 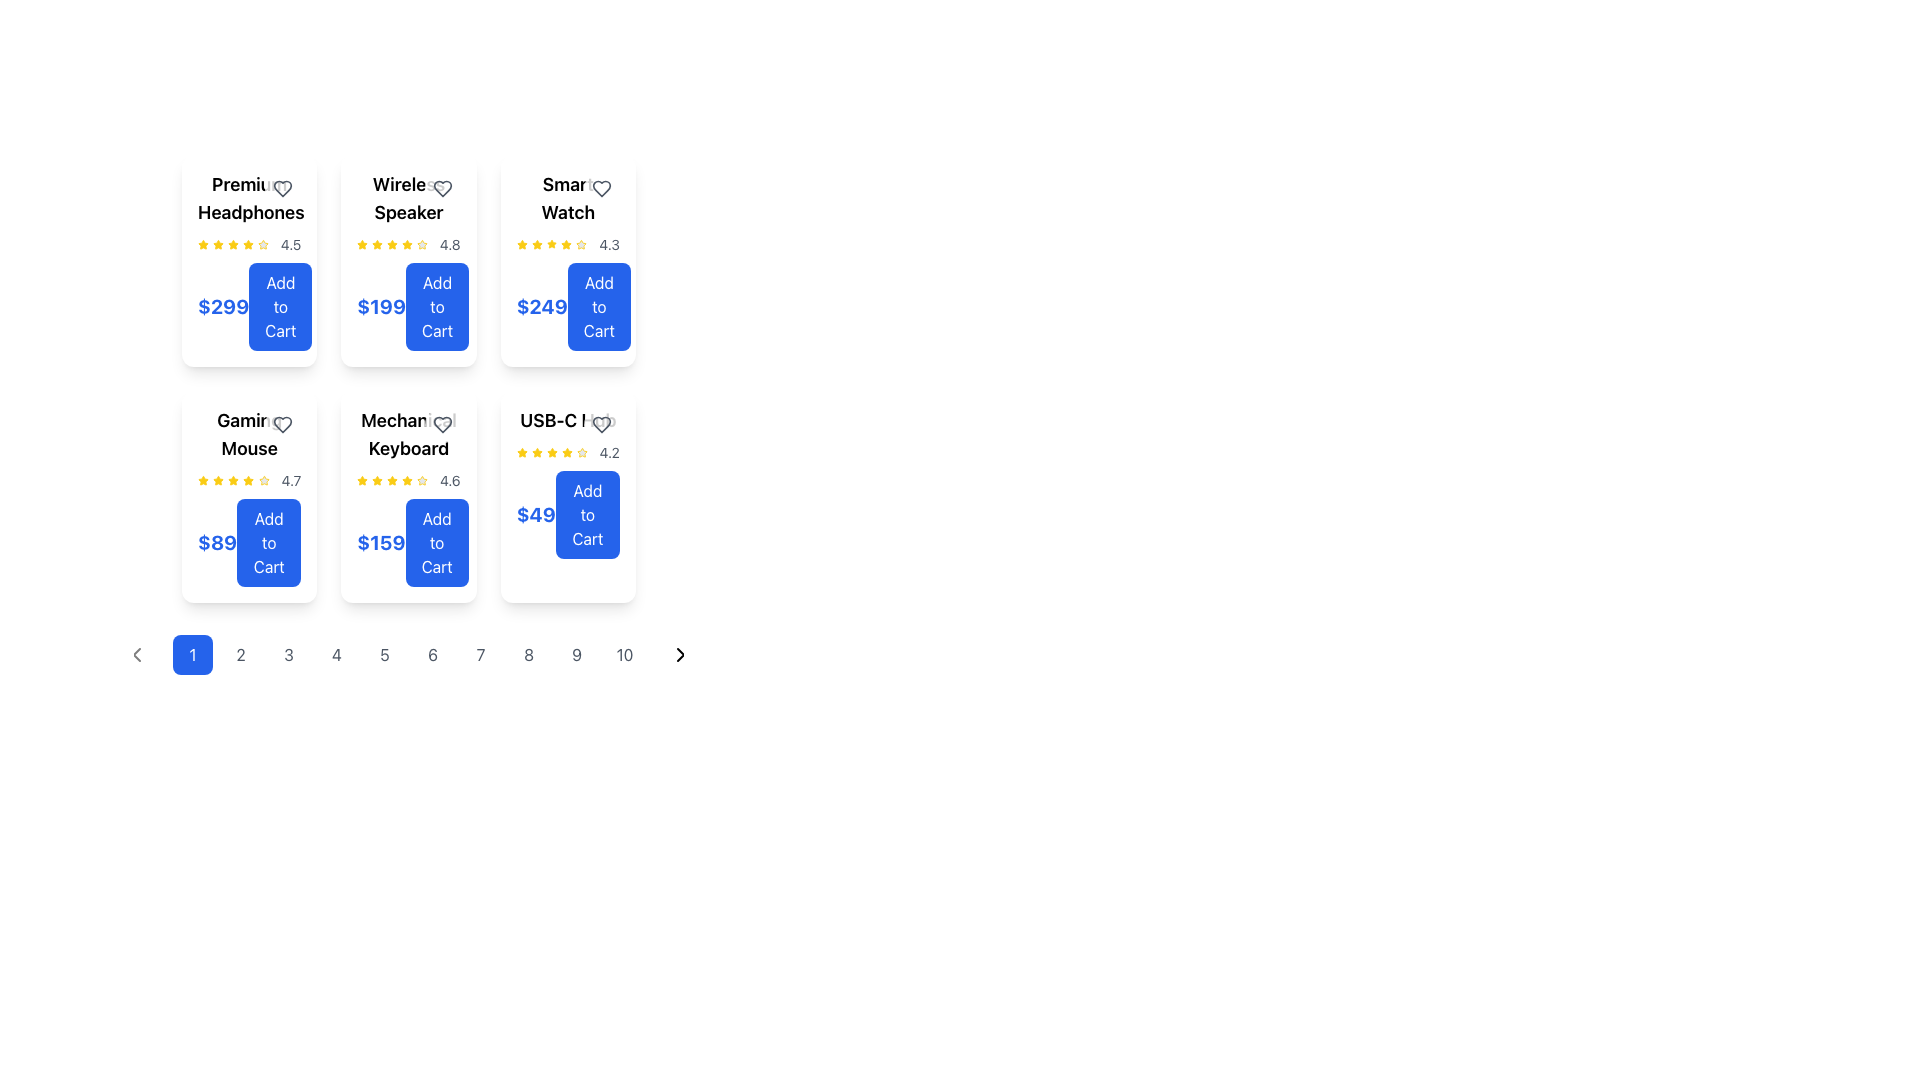 I want to click on the static text display showing '4.3', which is styled in gray and positioned to the right of yellow star icons in the first row, third column of the product card, so click(x=608, y=244).